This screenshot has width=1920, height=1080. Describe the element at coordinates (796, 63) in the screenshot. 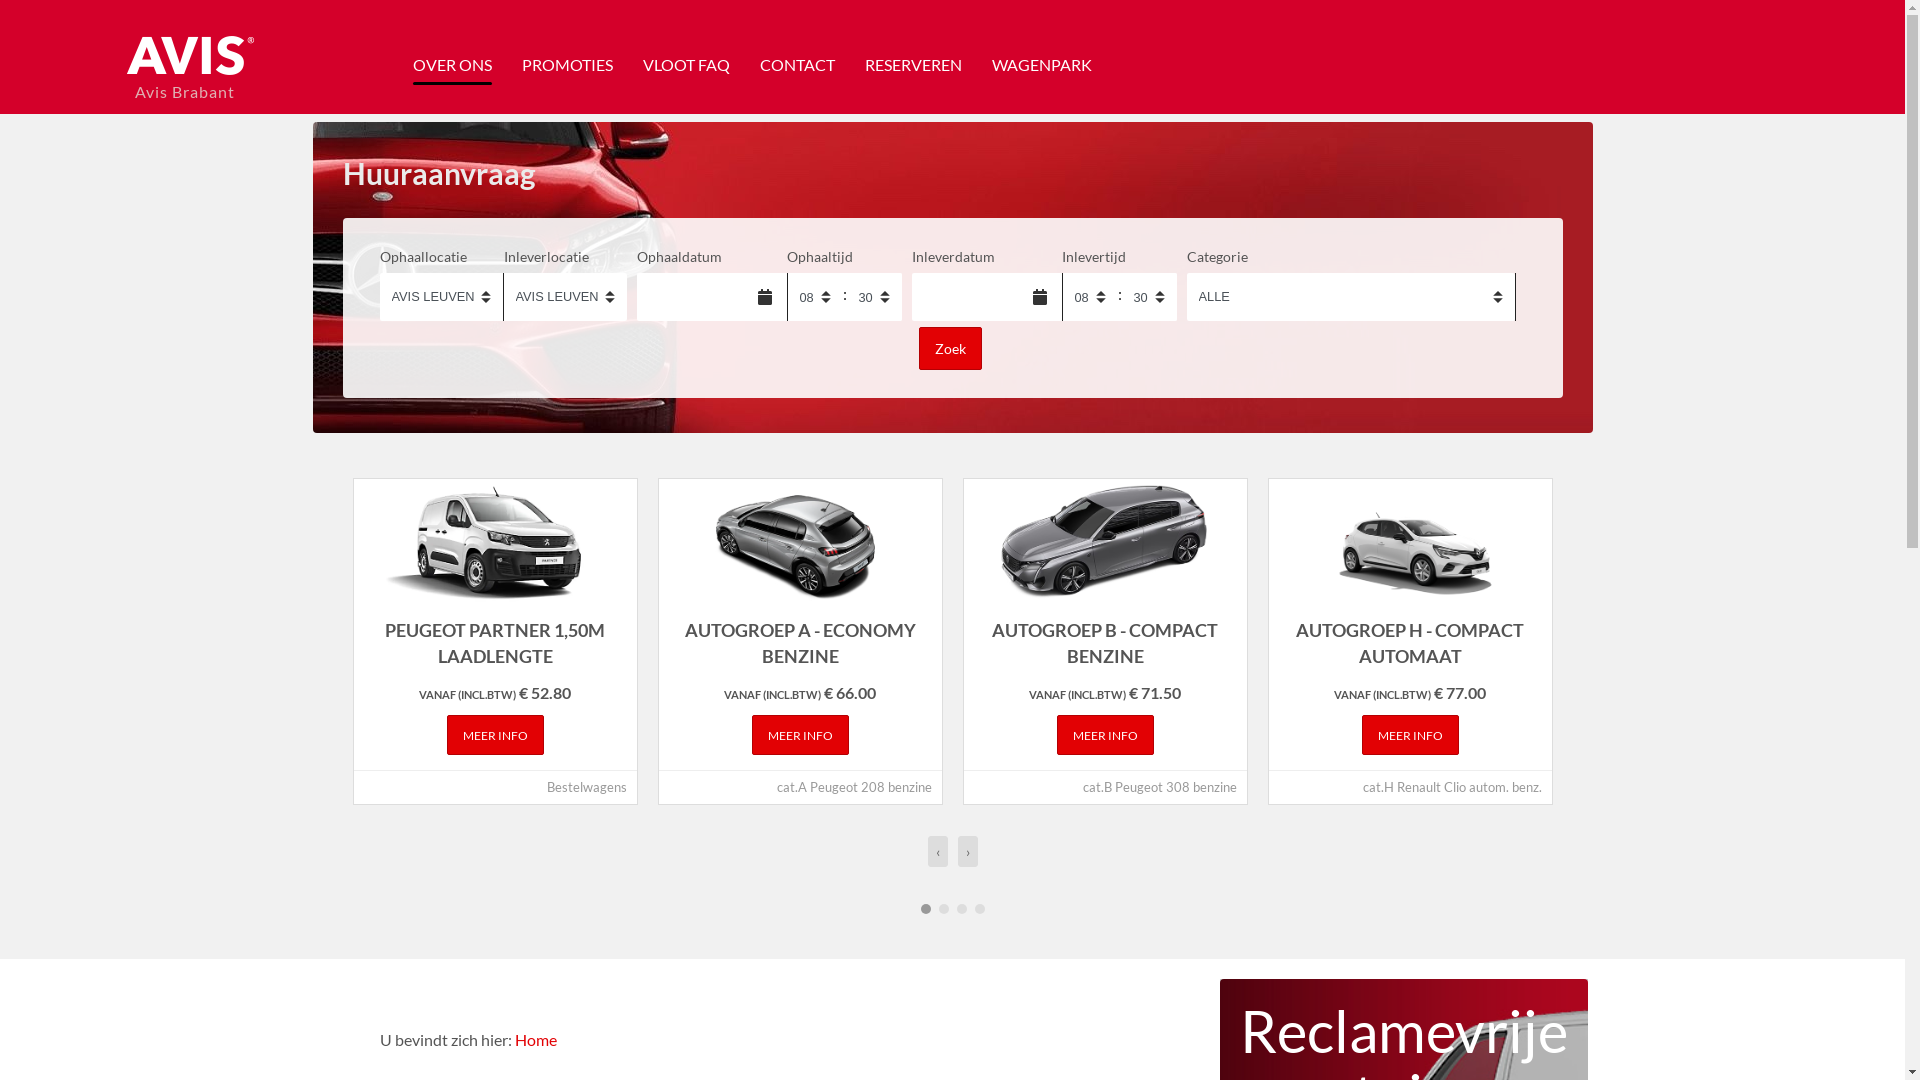

I see `'CONTACT'` at that location.